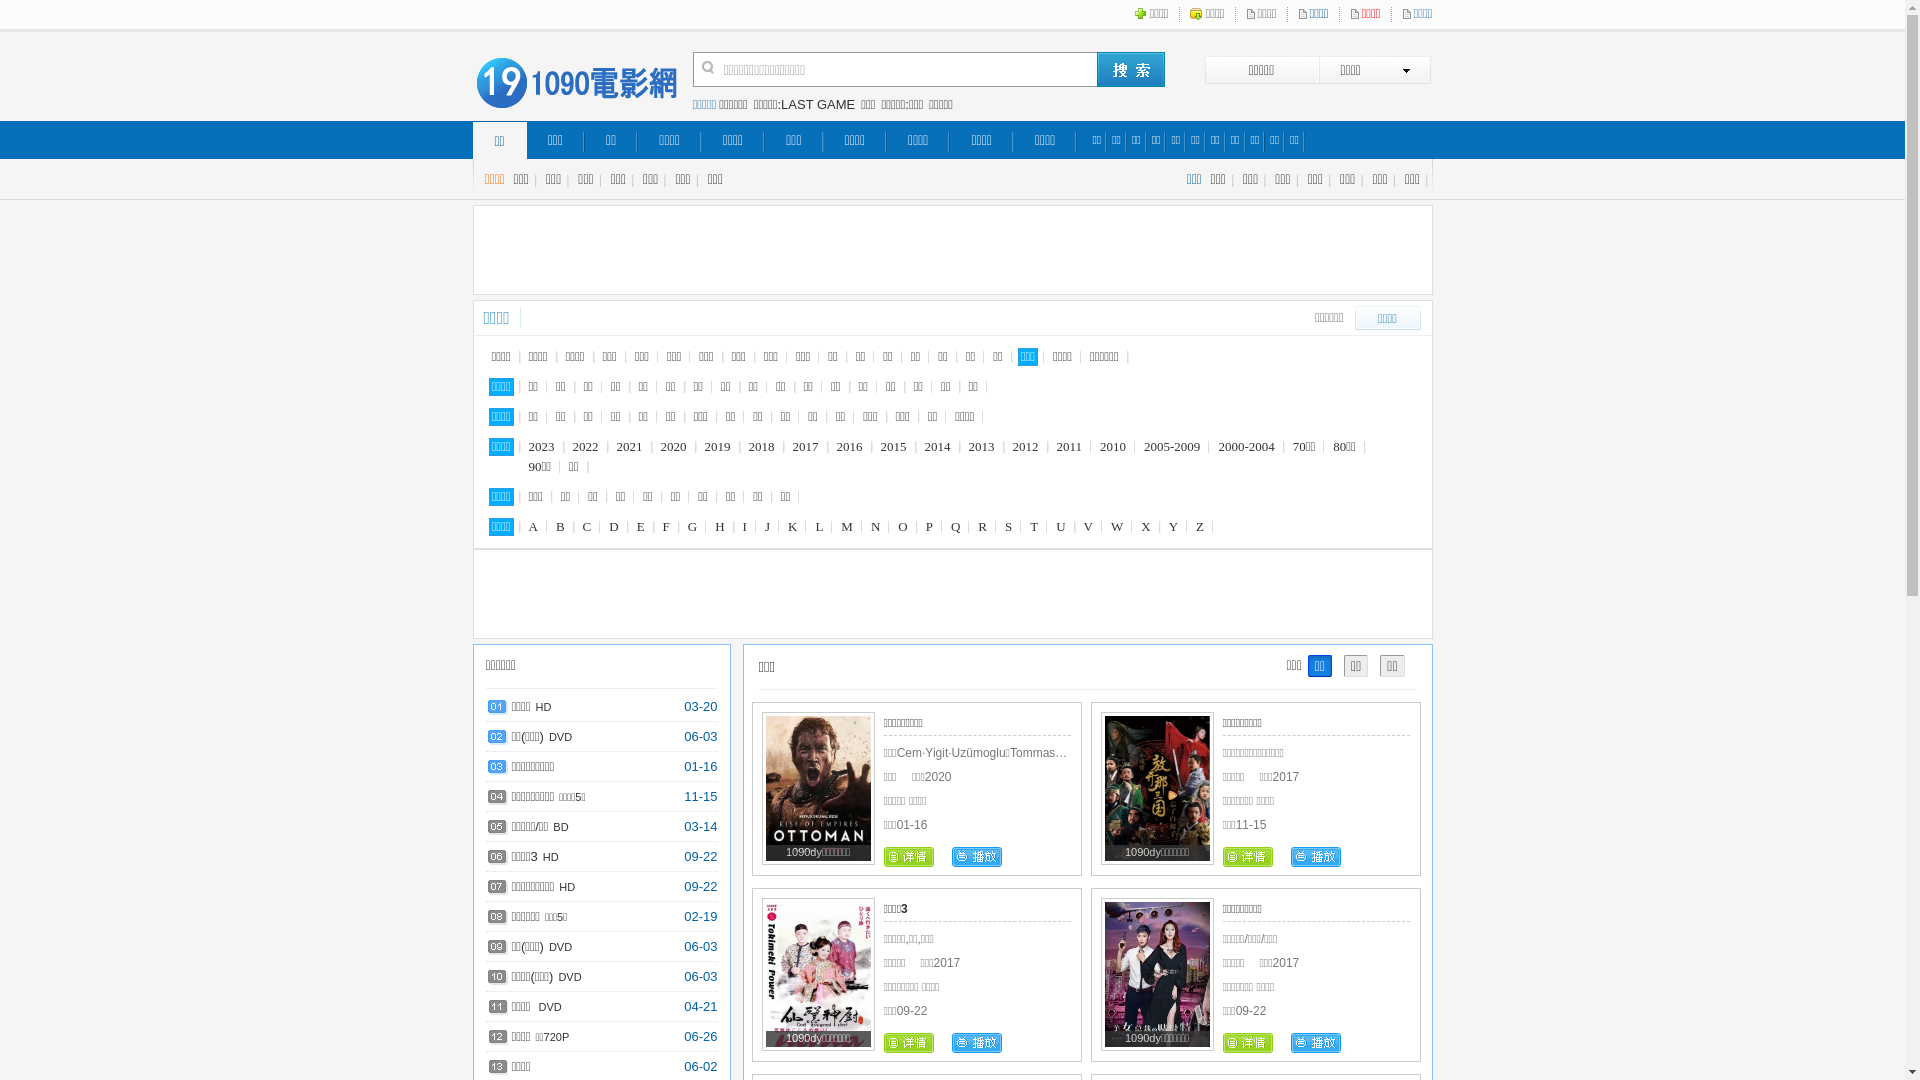 This screenshot has height=1080, width=1920. I want to click on 'K', so click(791, 526).